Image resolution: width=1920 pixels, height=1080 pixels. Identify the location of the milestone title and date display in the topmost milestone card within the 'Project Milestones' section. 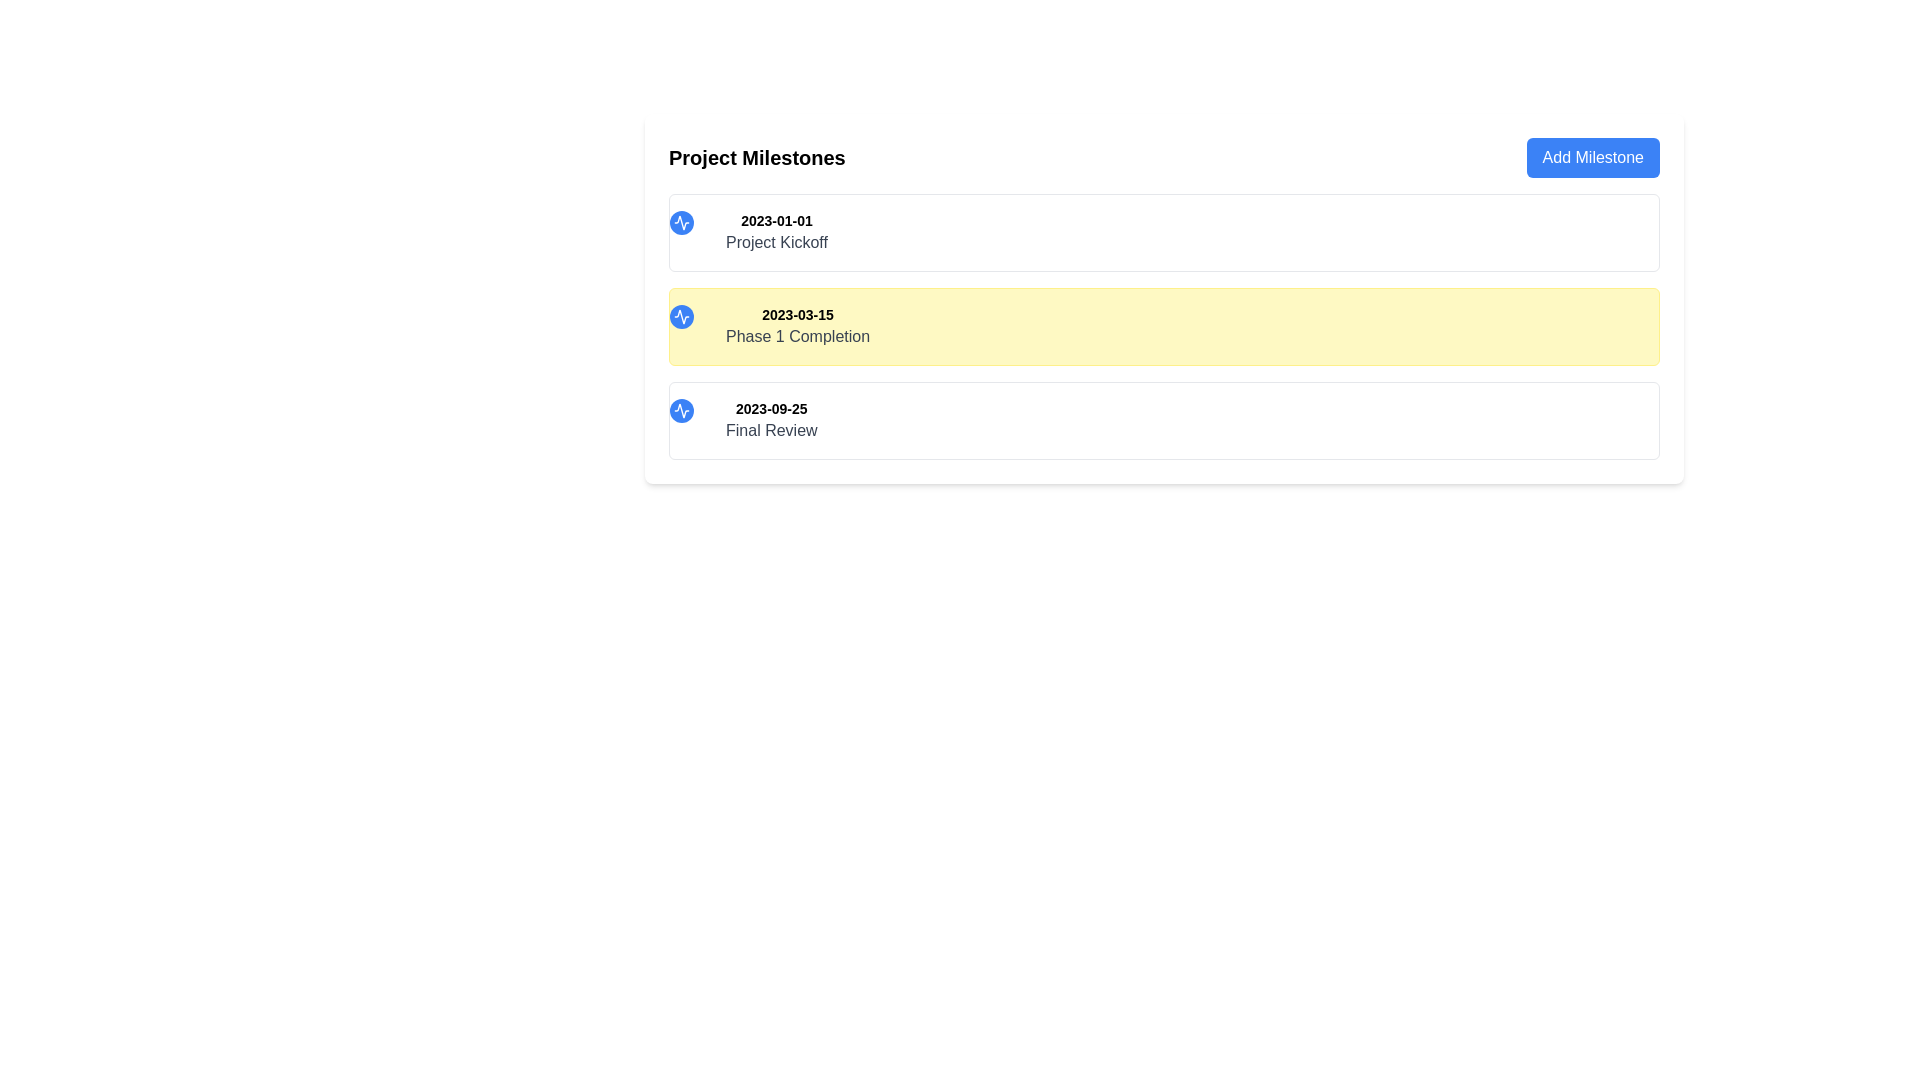
(776, 231).